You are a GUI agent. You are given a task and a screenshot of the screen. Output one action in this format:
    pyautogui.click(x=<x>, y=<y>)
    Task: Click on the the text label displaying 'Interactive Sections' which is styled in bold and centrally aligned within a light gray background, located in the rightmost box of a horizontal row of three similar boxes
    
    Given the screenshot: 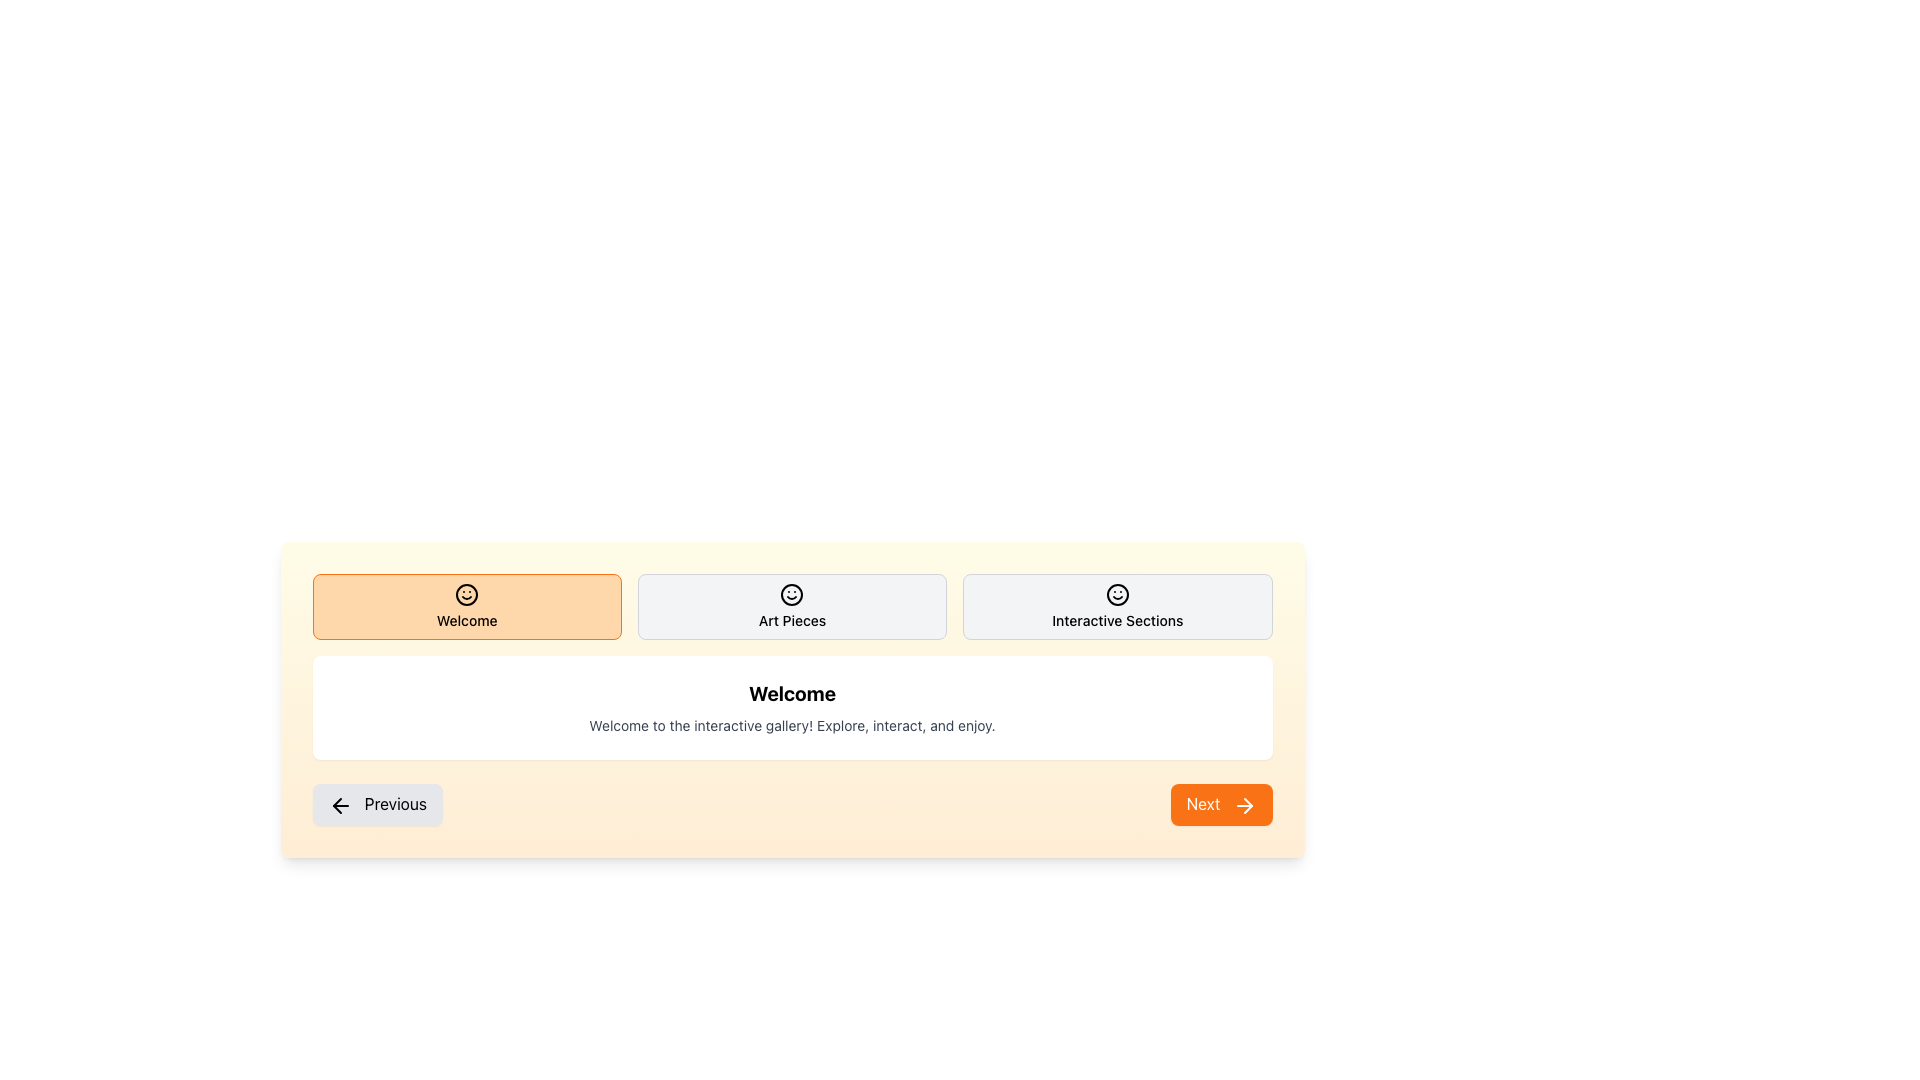 What is the action you would take?
    pyautogui.click(x=1116, y=620)
    